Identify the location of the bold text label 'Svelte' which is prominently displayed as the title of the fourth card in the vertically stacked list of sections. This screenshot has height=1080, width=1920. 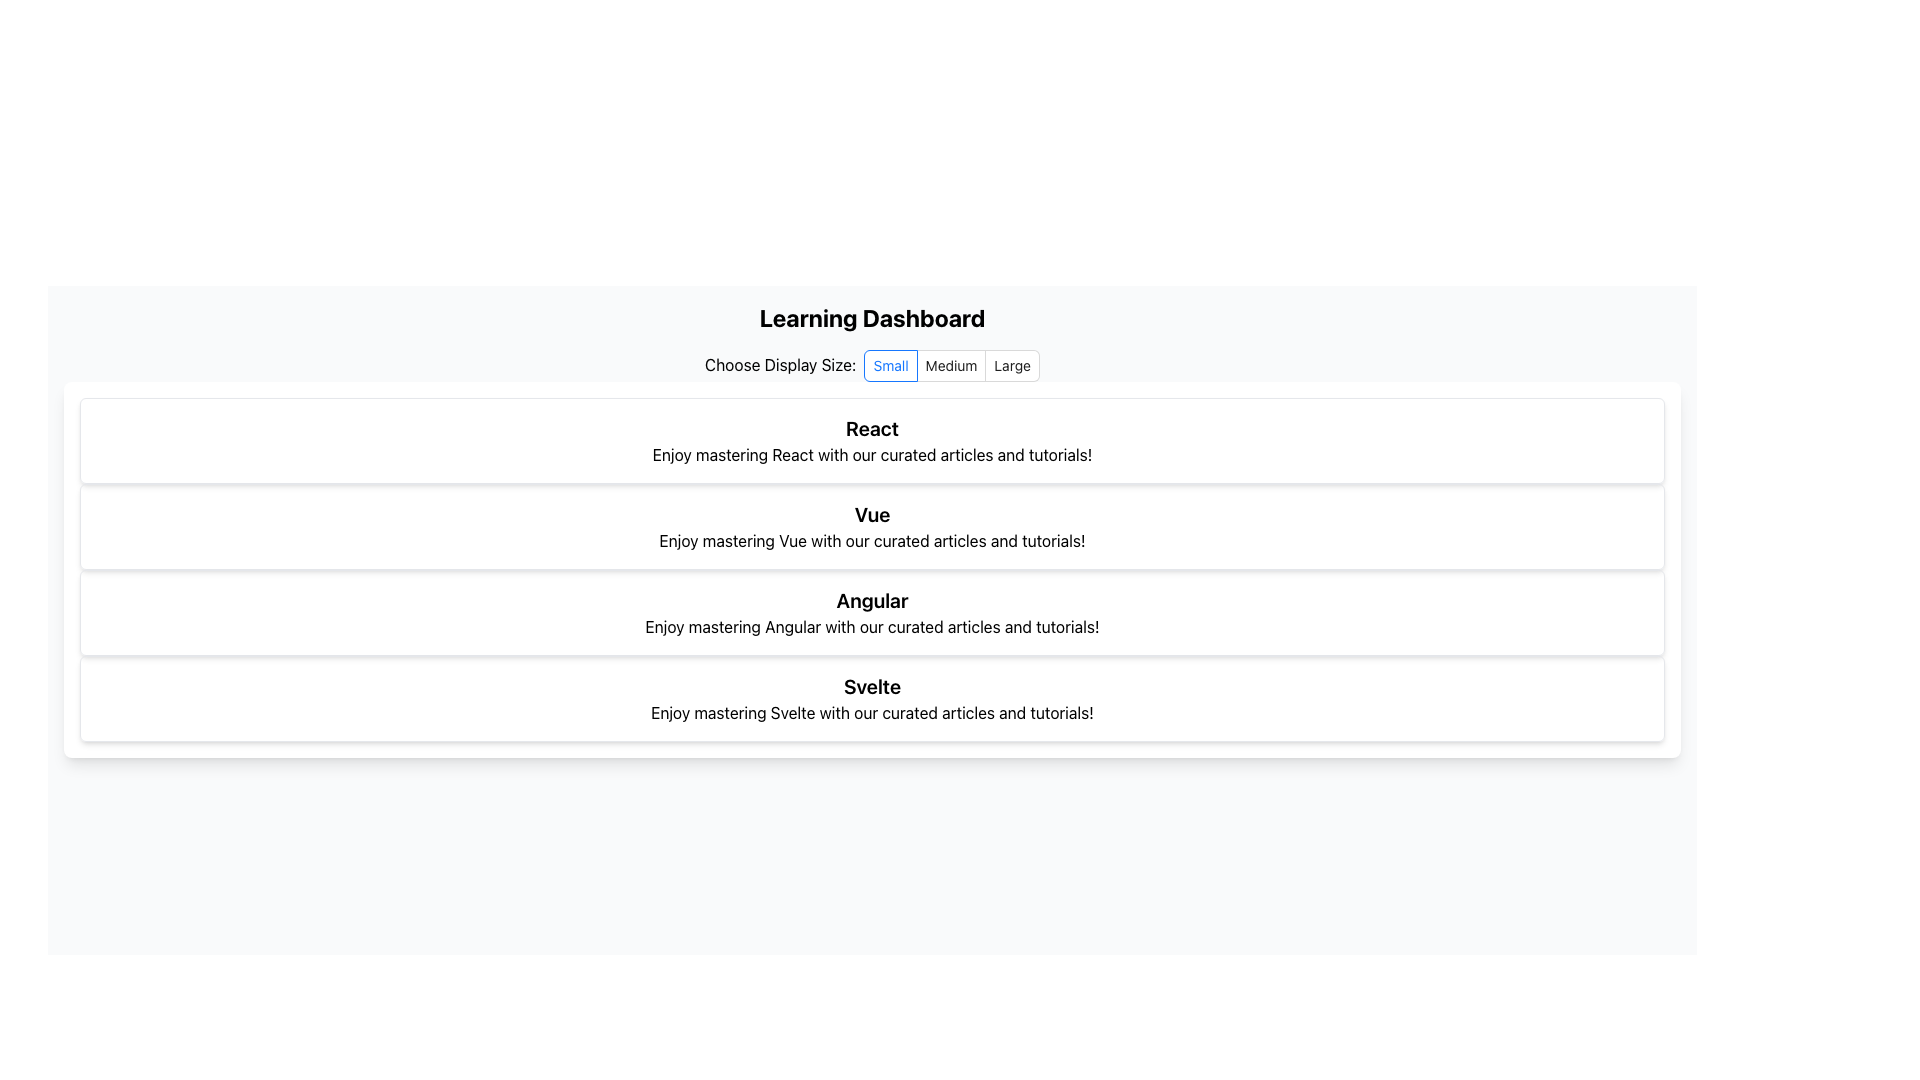
(872, 685).